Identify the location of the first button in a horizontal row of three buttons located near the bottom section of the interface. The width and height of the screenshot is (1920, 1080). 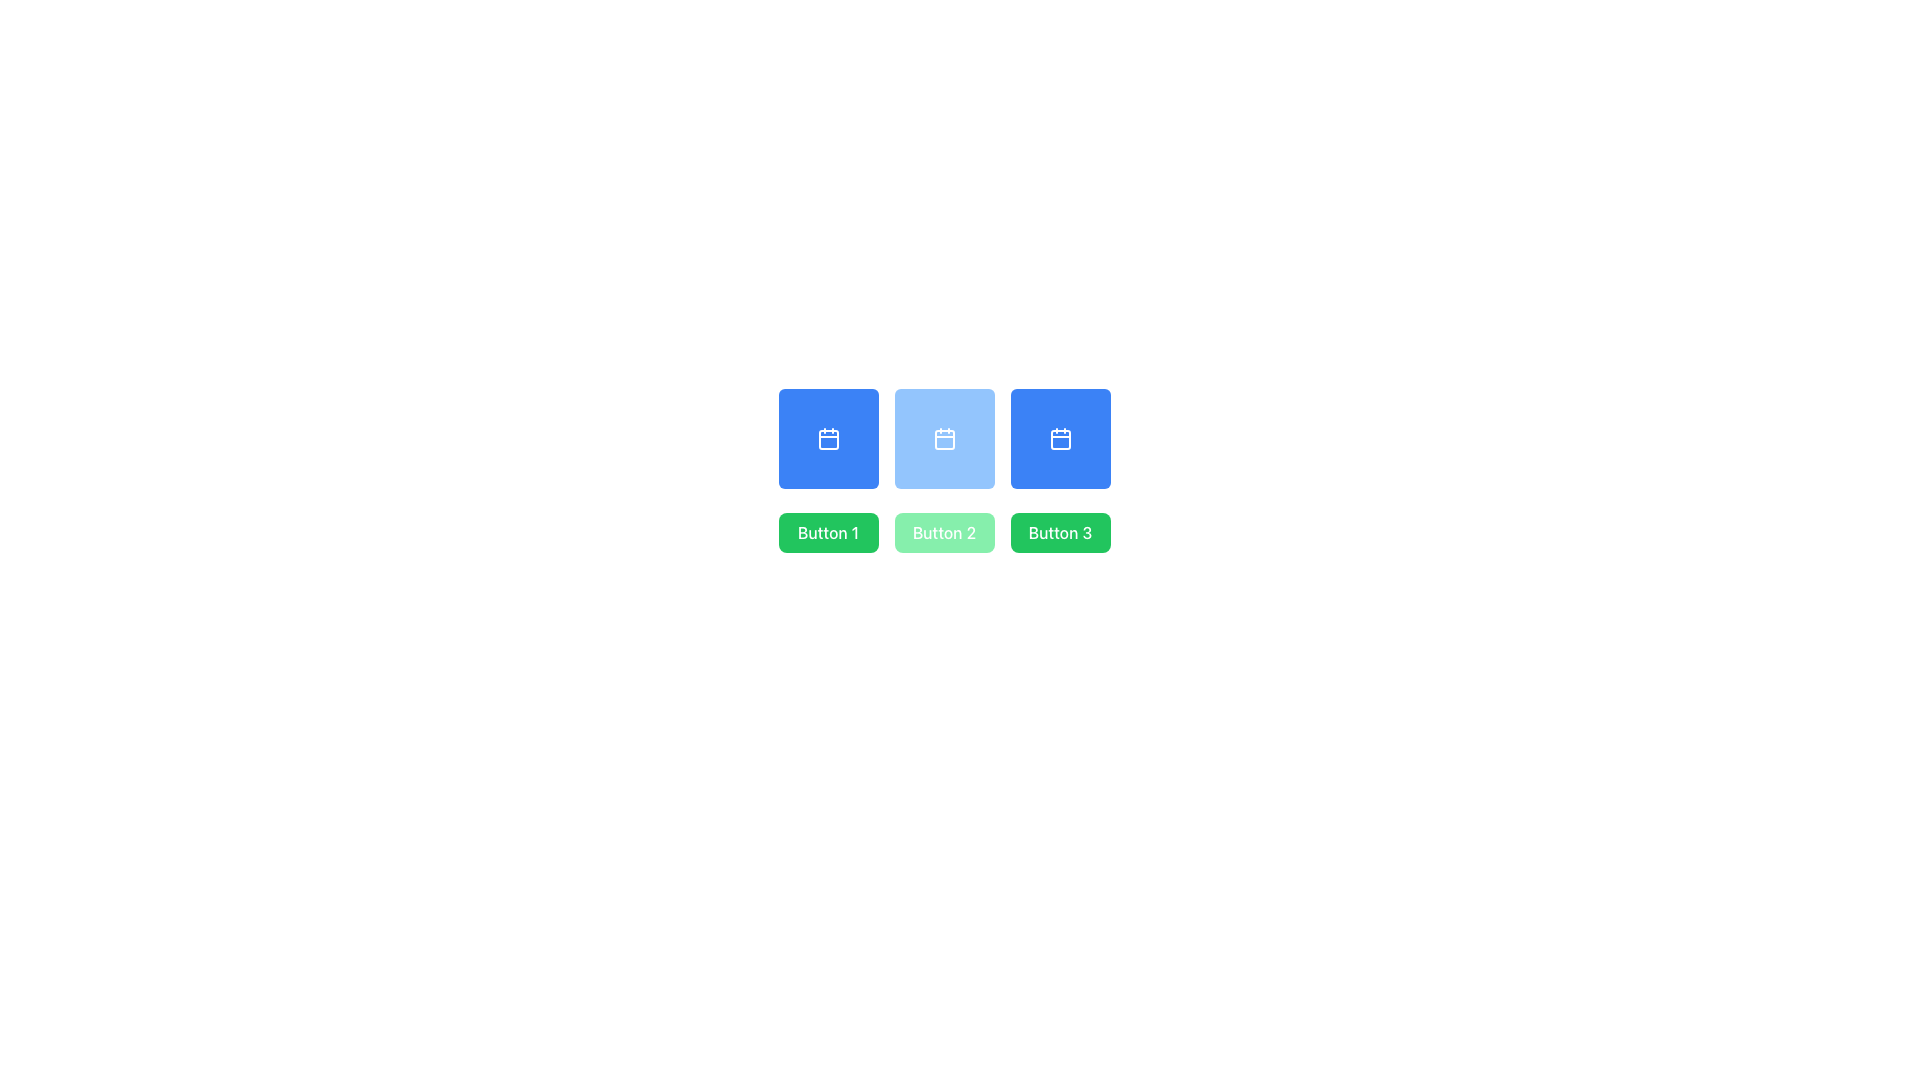
(828, 531).